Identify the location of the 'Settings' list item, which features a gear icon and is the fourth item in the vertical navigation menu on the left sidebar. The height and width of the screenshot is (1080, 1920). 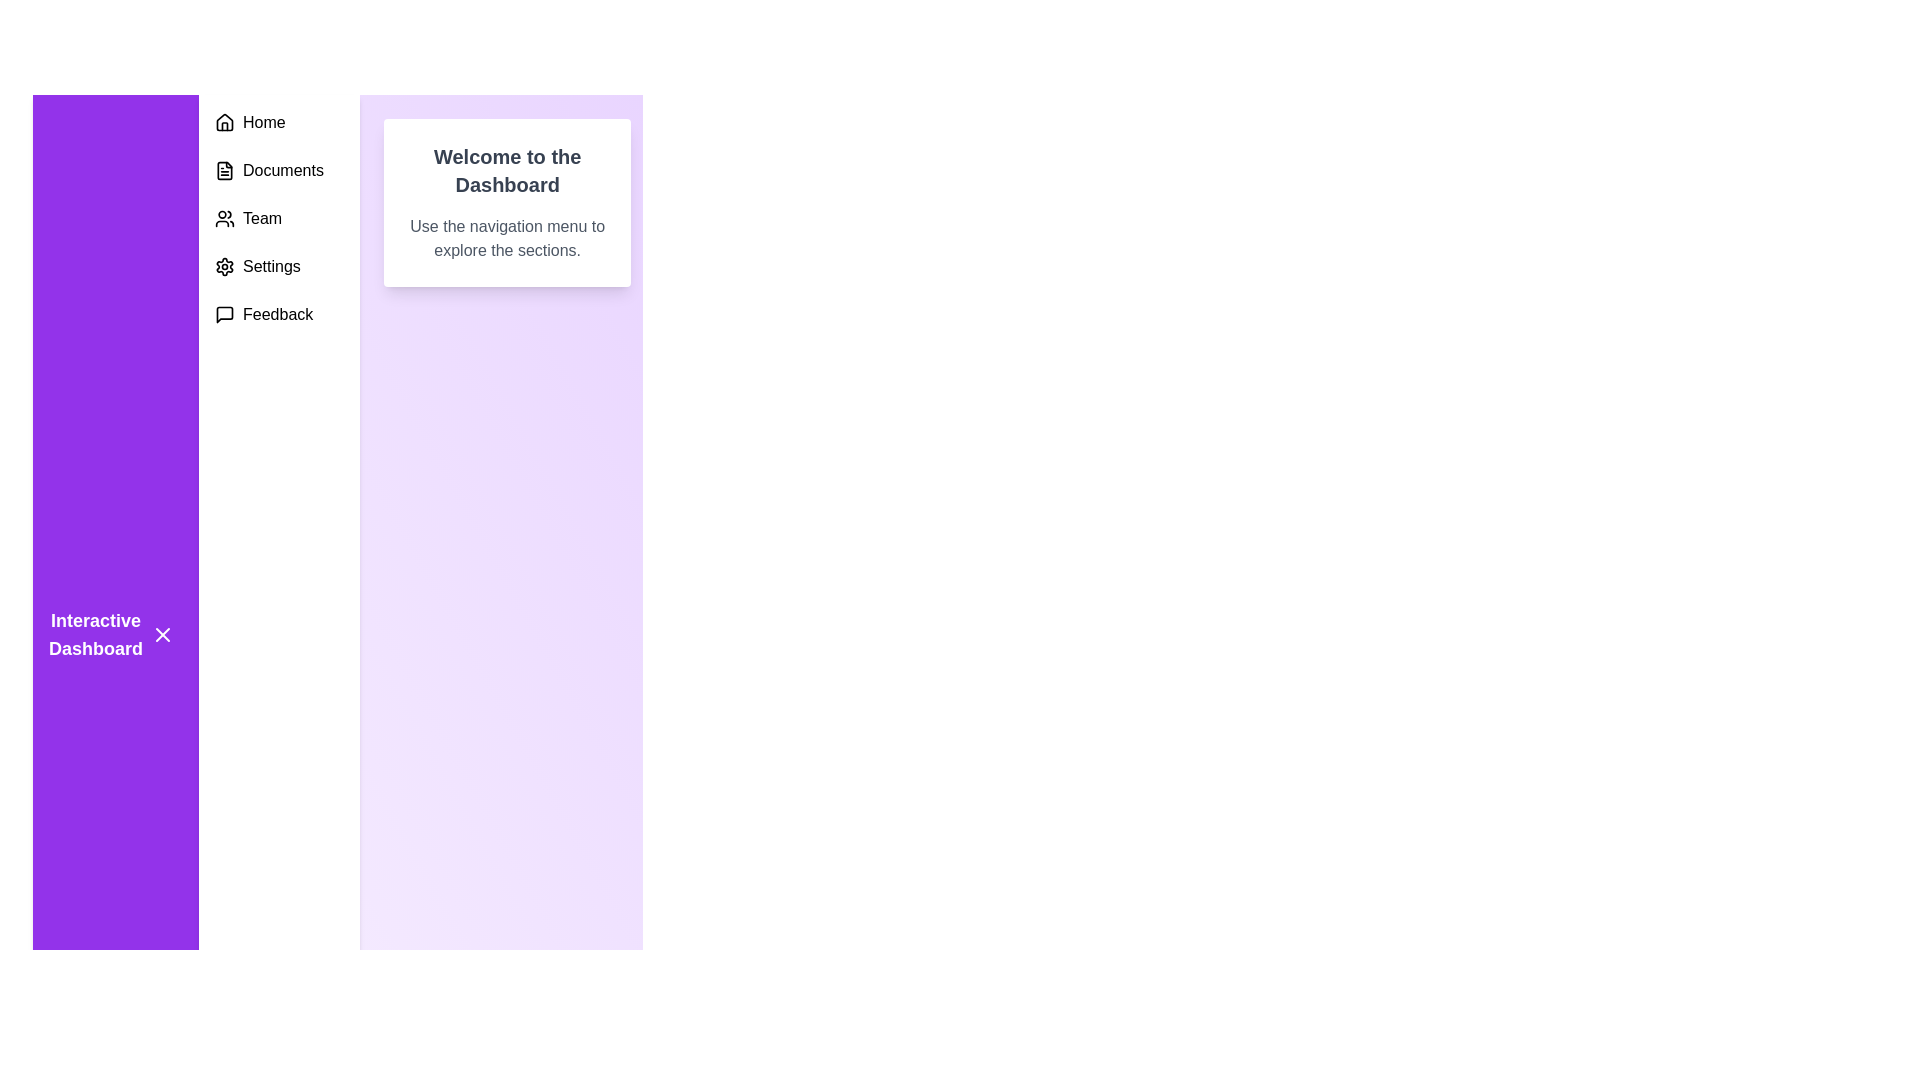
(278, 265).